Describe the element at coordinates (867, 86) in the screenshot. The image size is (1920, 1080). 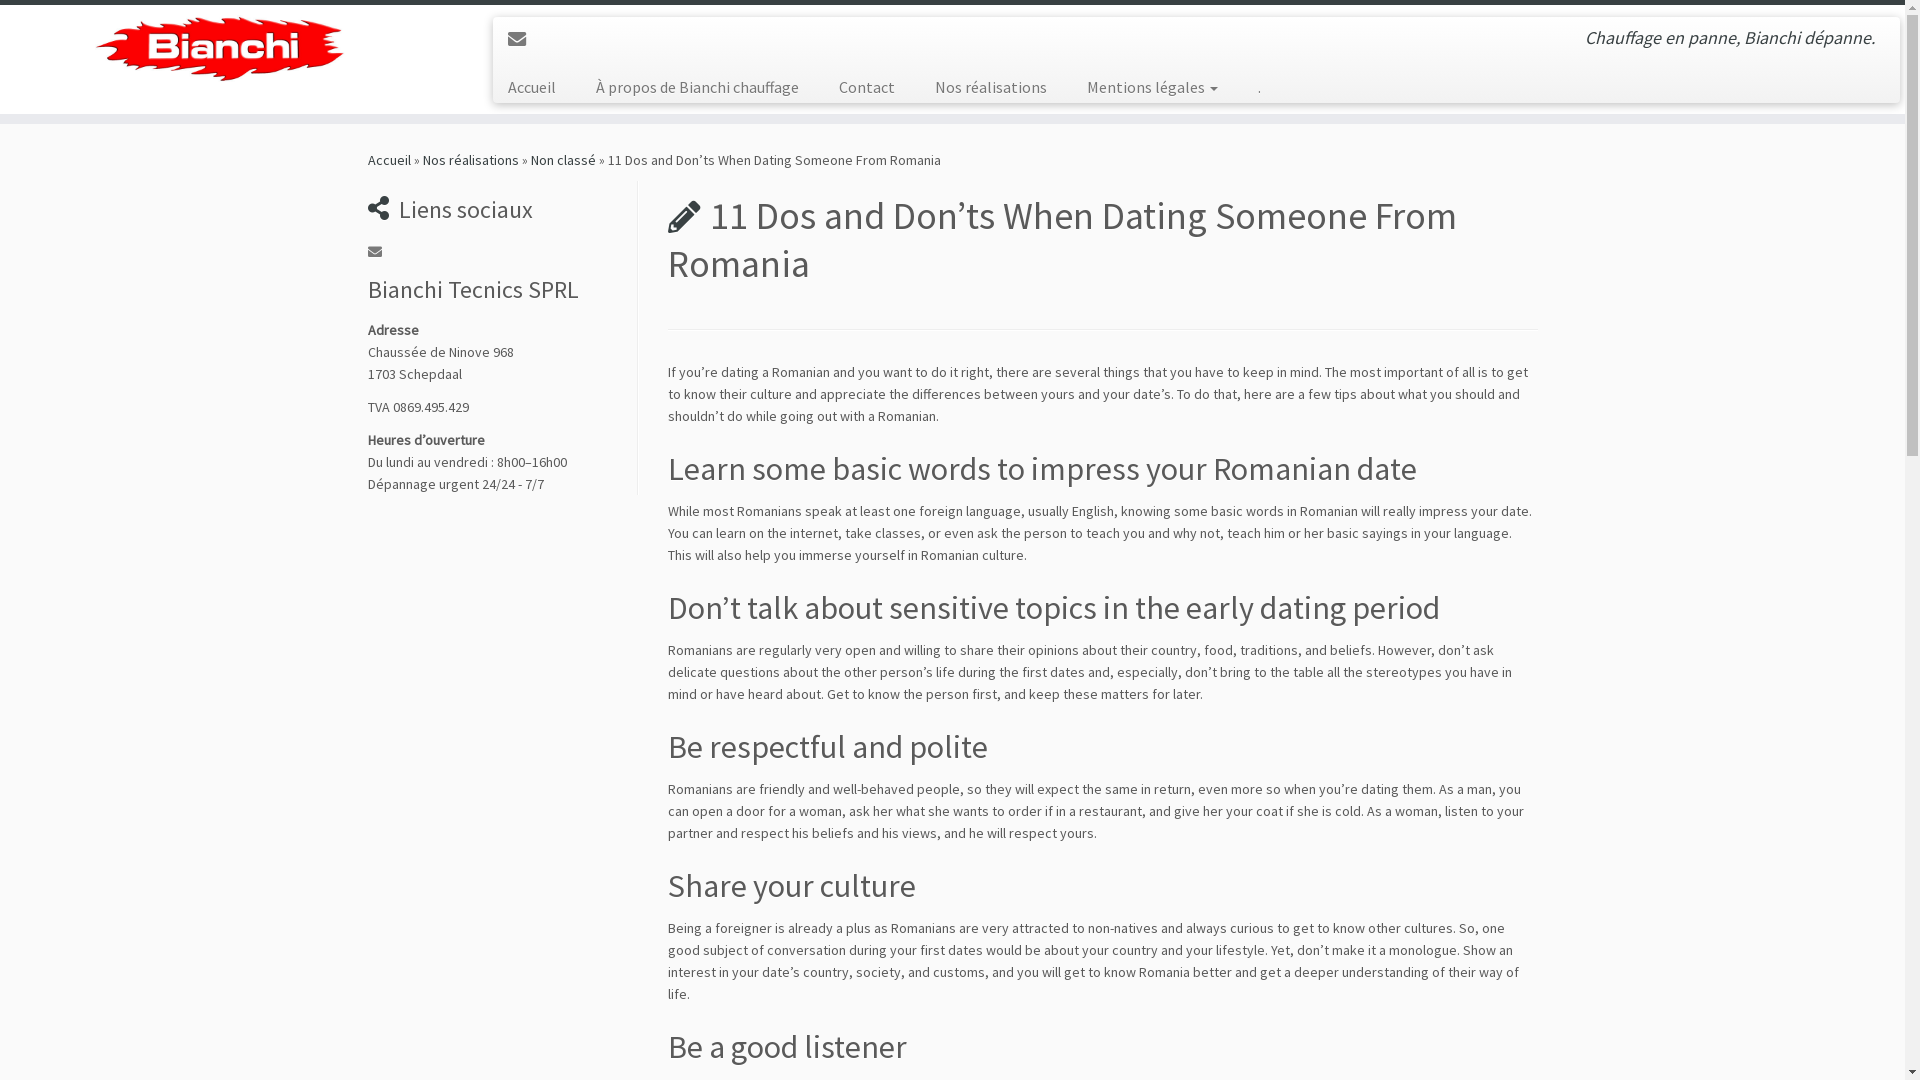
I see `'Contact'` at that location.